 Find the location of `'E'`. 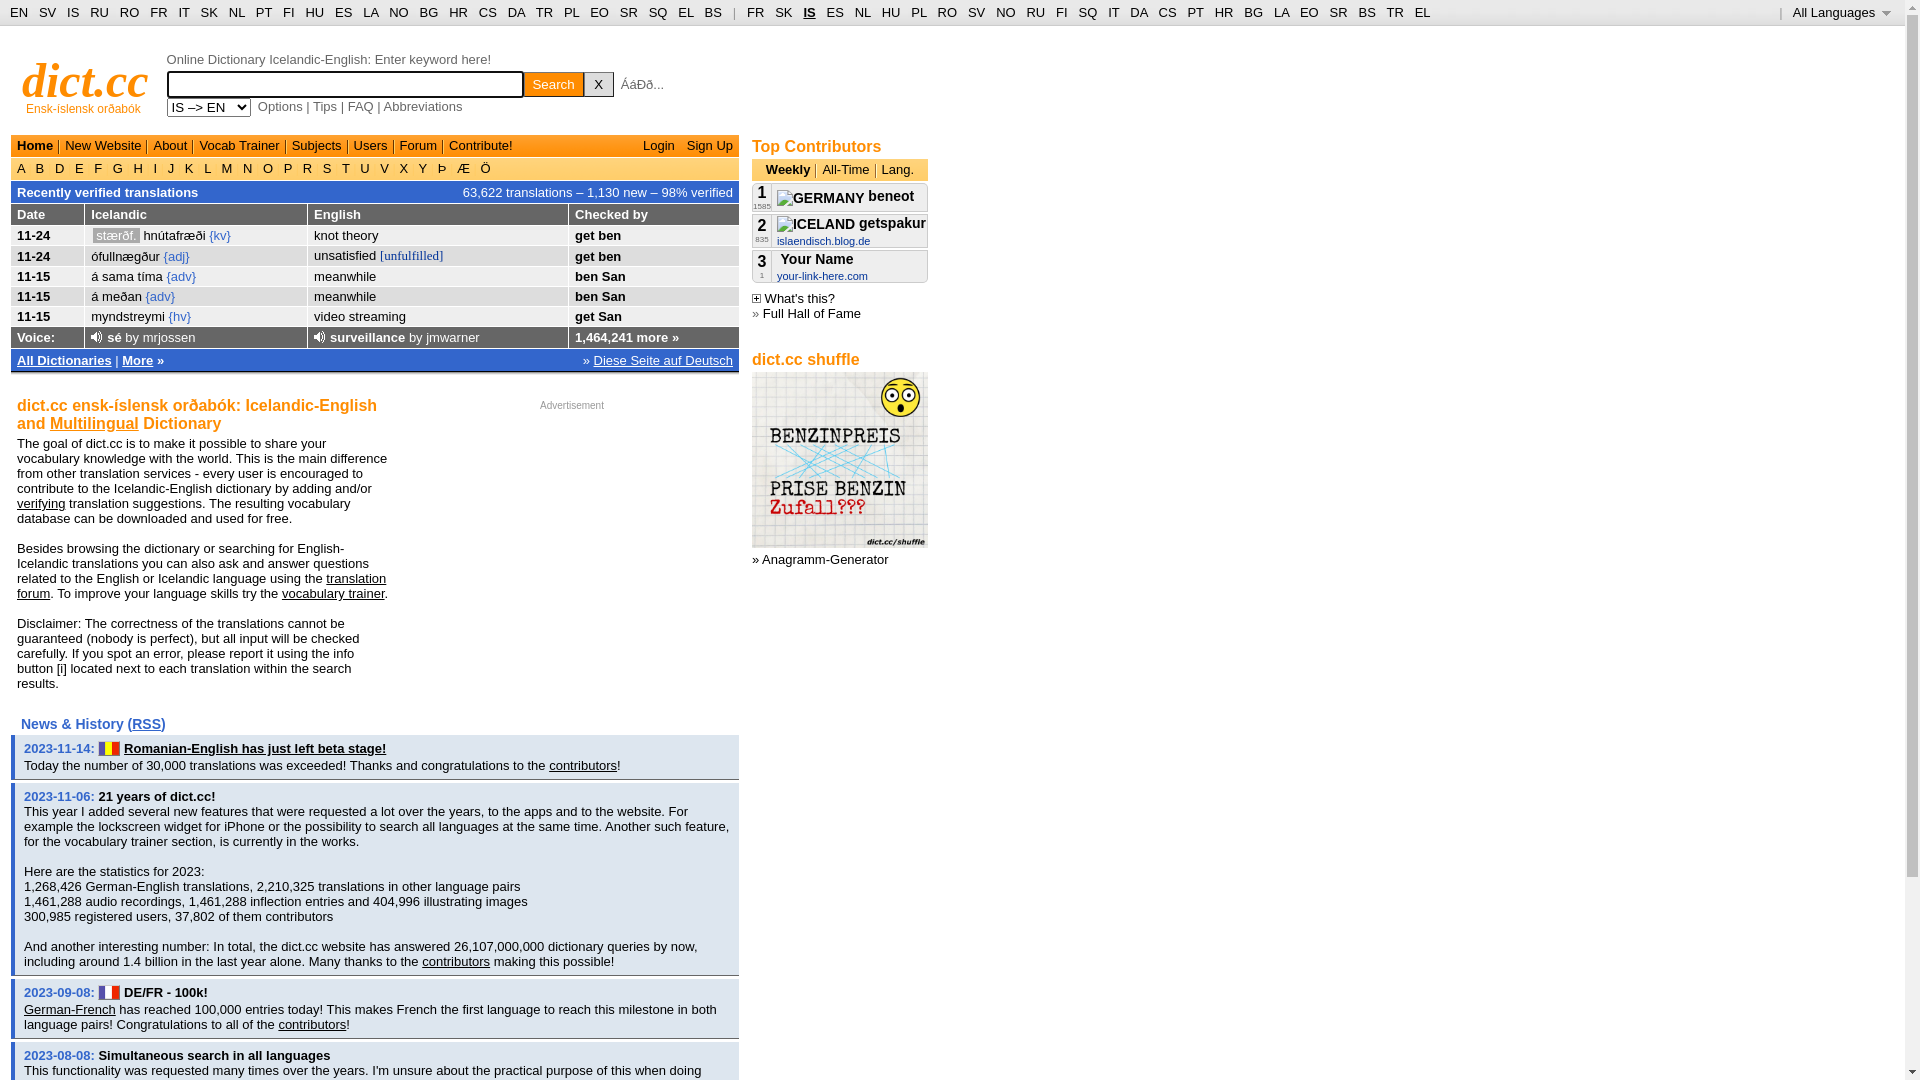

'E' is located at coordinates (71, 167).